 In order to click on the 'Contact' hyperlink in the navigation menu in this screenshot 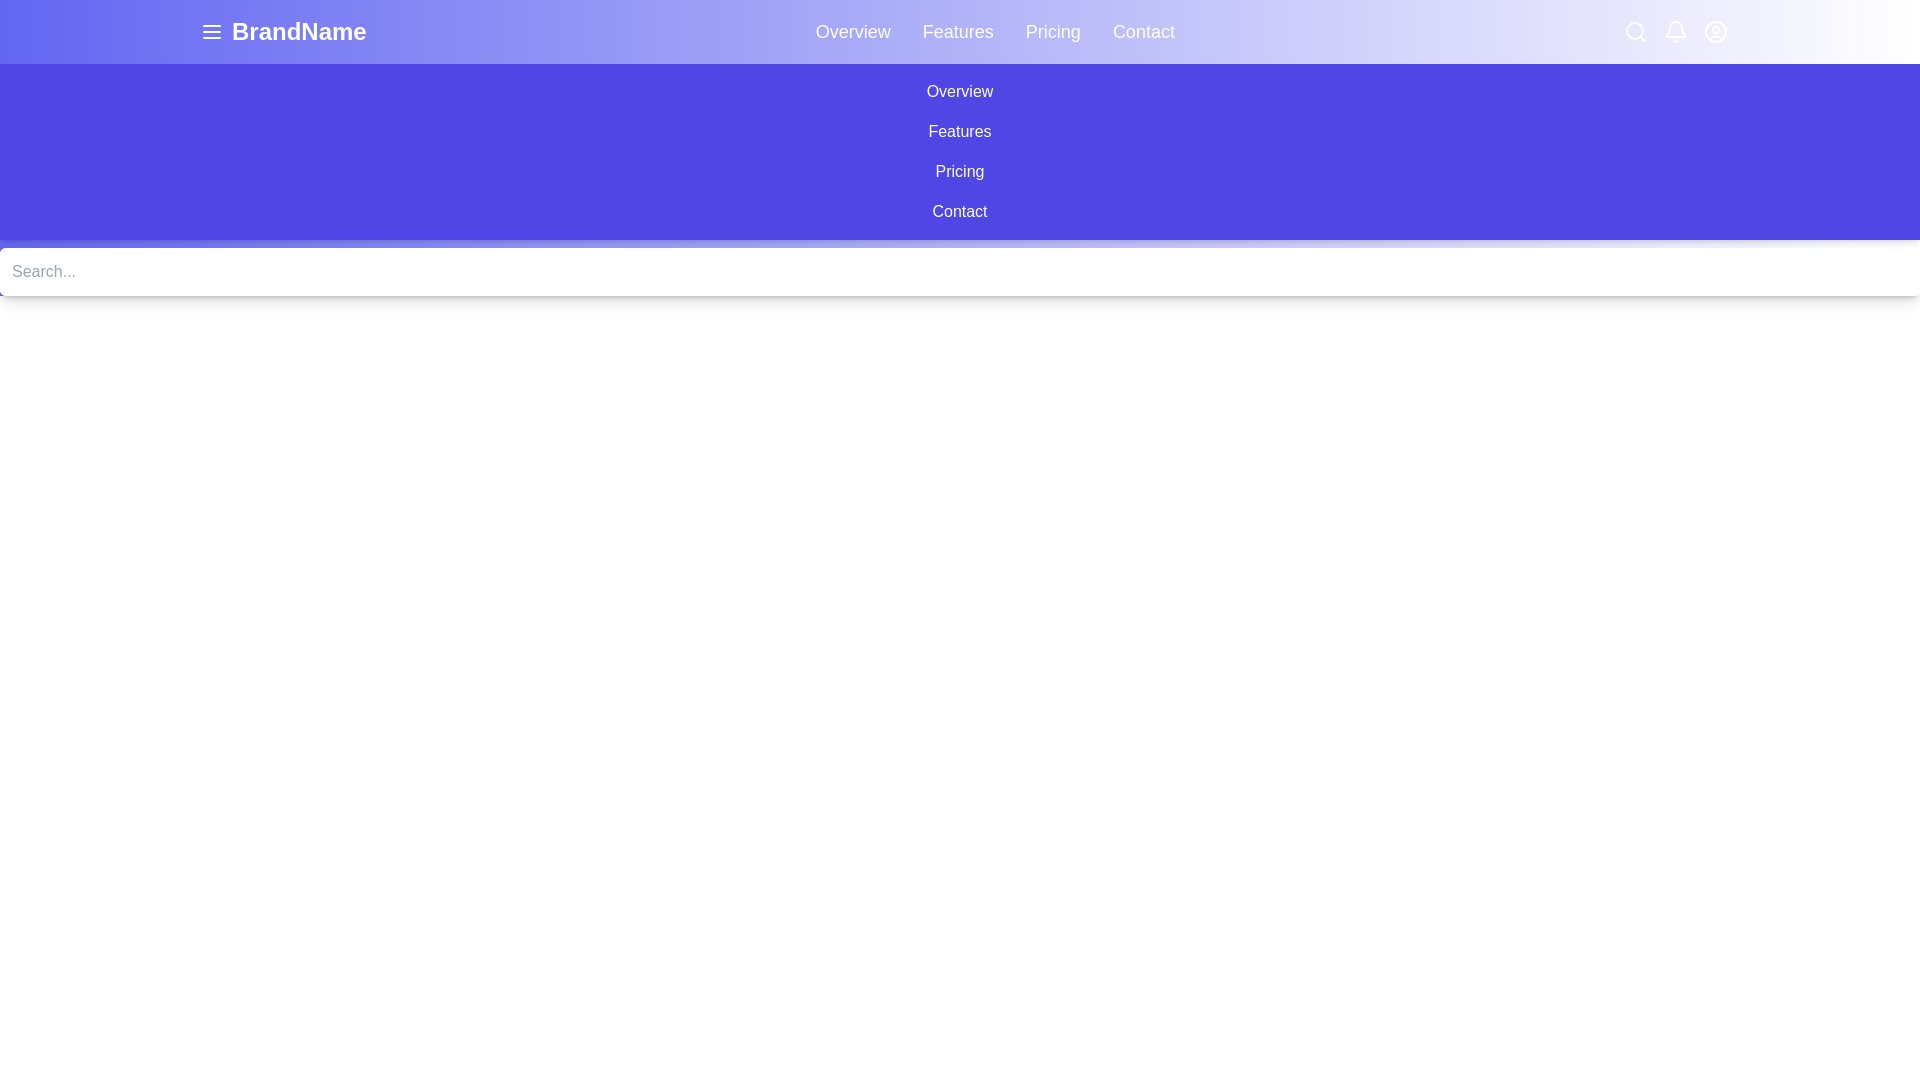, I will do `click(1143, 31)`.